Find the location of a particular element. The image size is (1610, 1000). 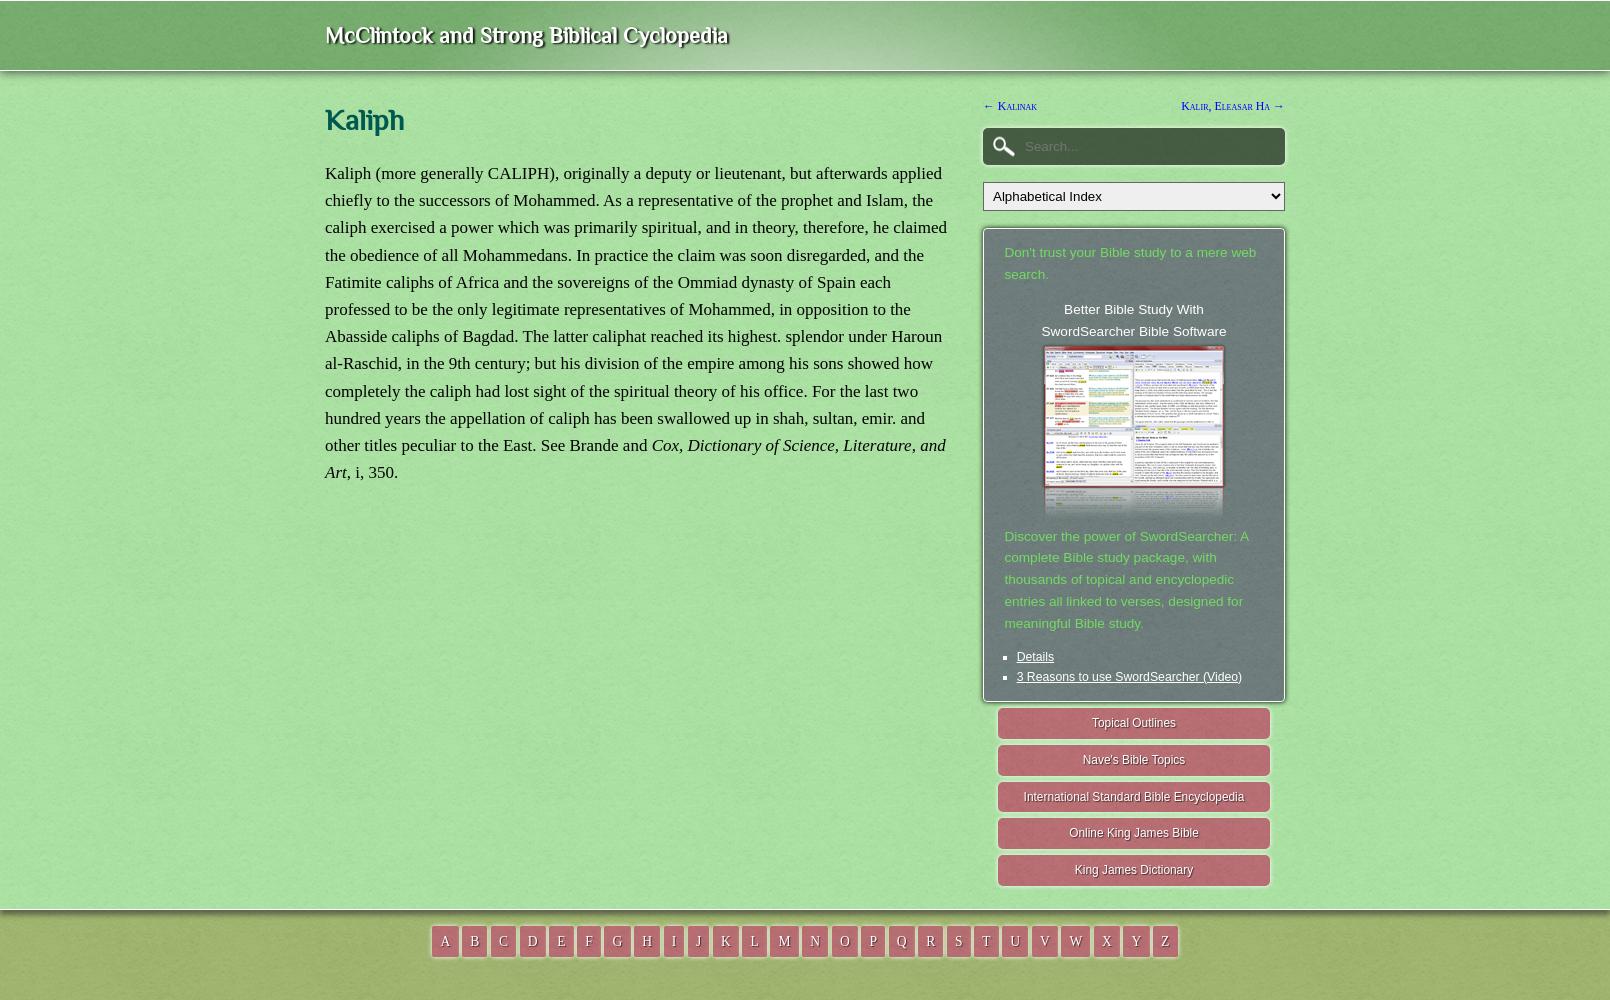

'B' is located at coordinates (474, 939).